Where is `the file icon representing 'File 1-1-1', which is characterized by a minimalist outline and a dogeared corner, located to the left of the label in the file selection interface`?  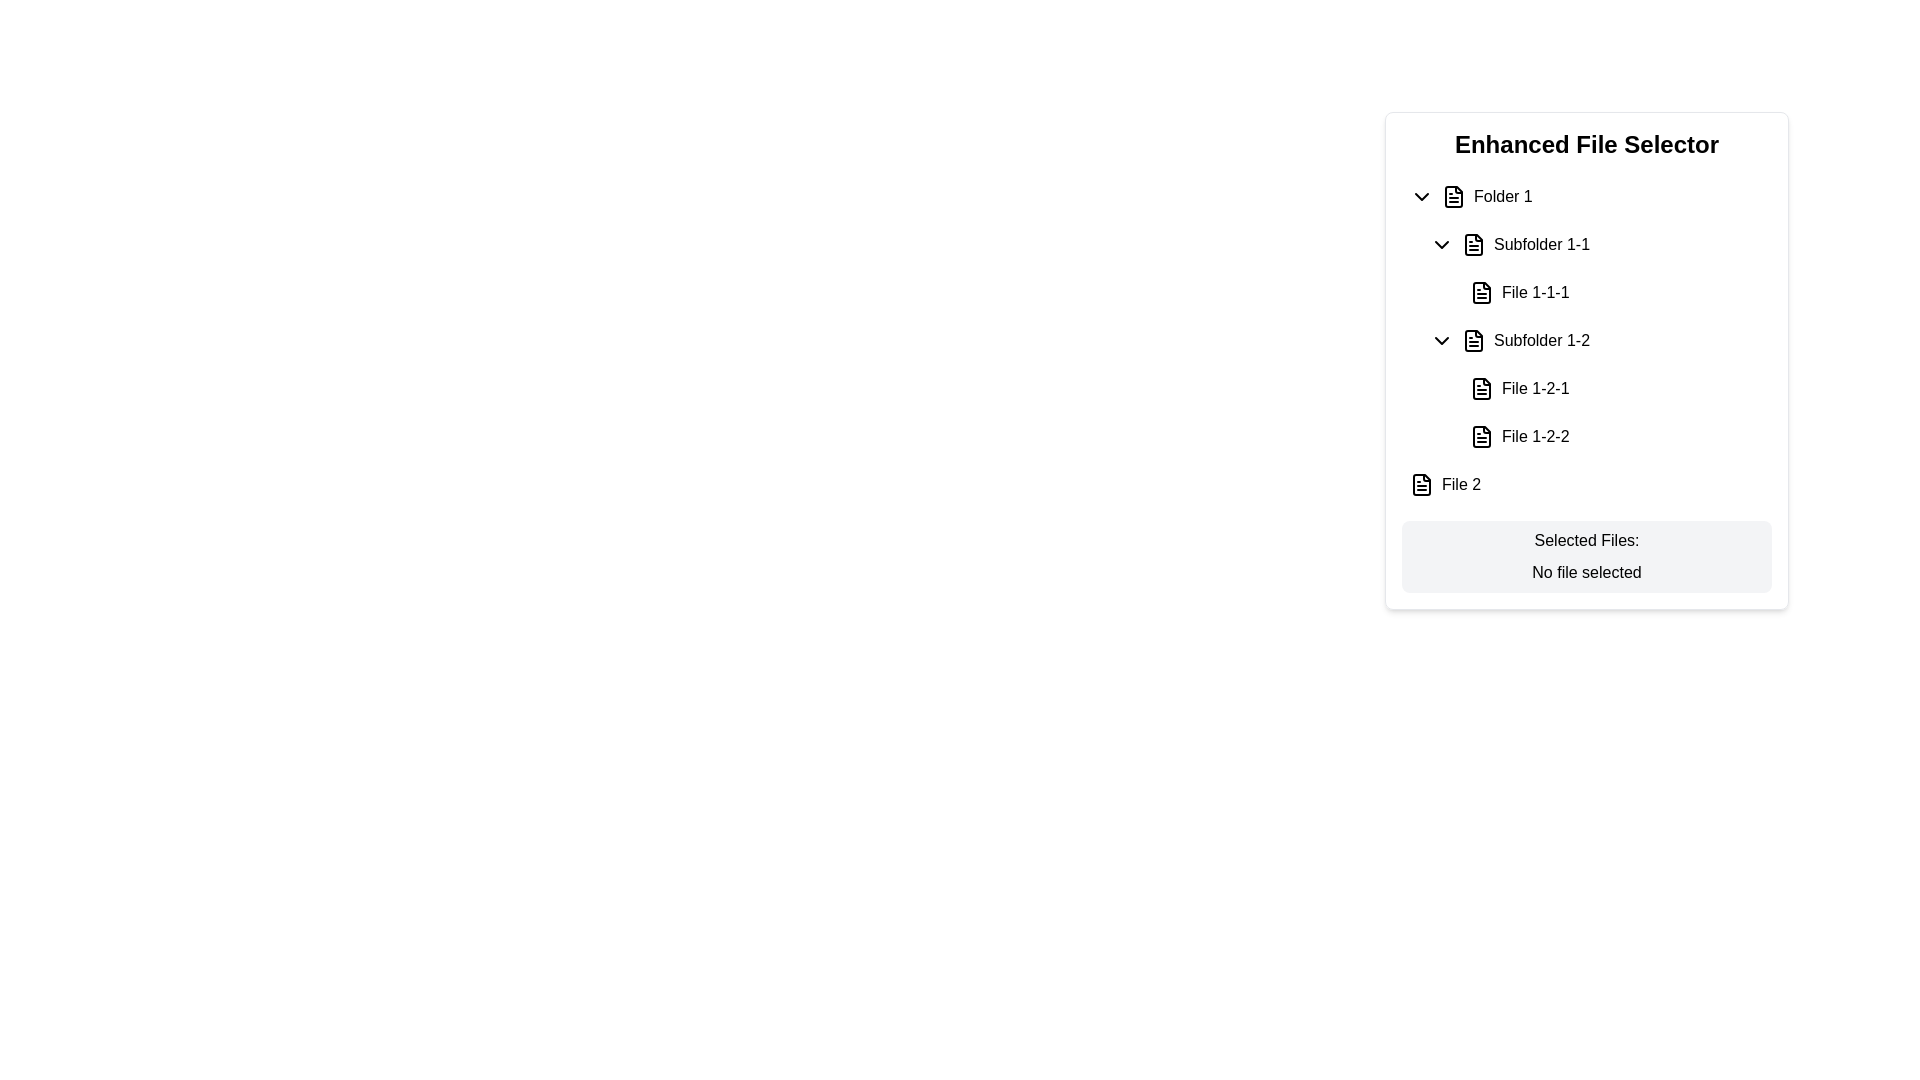 the file icon representing 'File 1-1-1', which is characterized by a minimalist outline and a dogeared corner, located to the left of the label in the file selection interface is located at coordinates (1482, 293).